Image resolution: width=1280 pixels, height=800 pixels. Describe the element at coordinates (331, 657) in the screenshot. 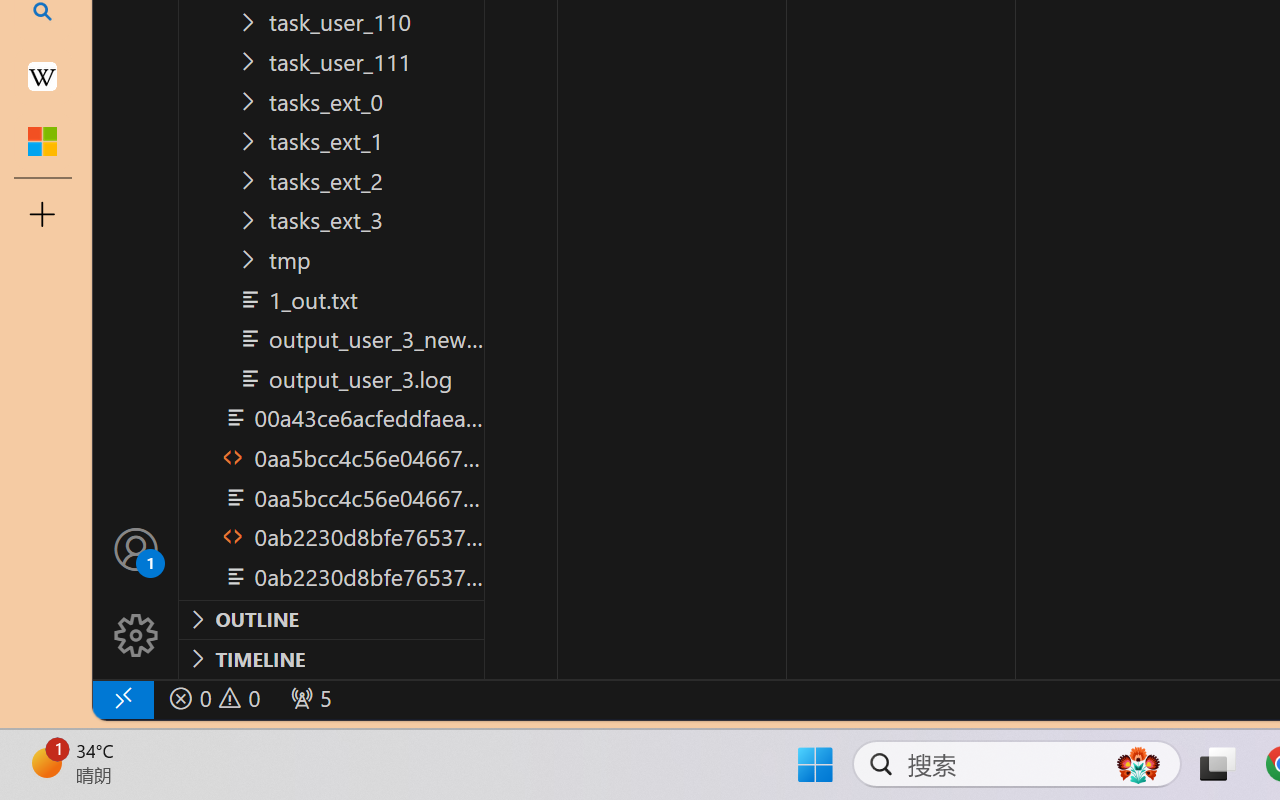

I see `'Timeline Section'` at that location.